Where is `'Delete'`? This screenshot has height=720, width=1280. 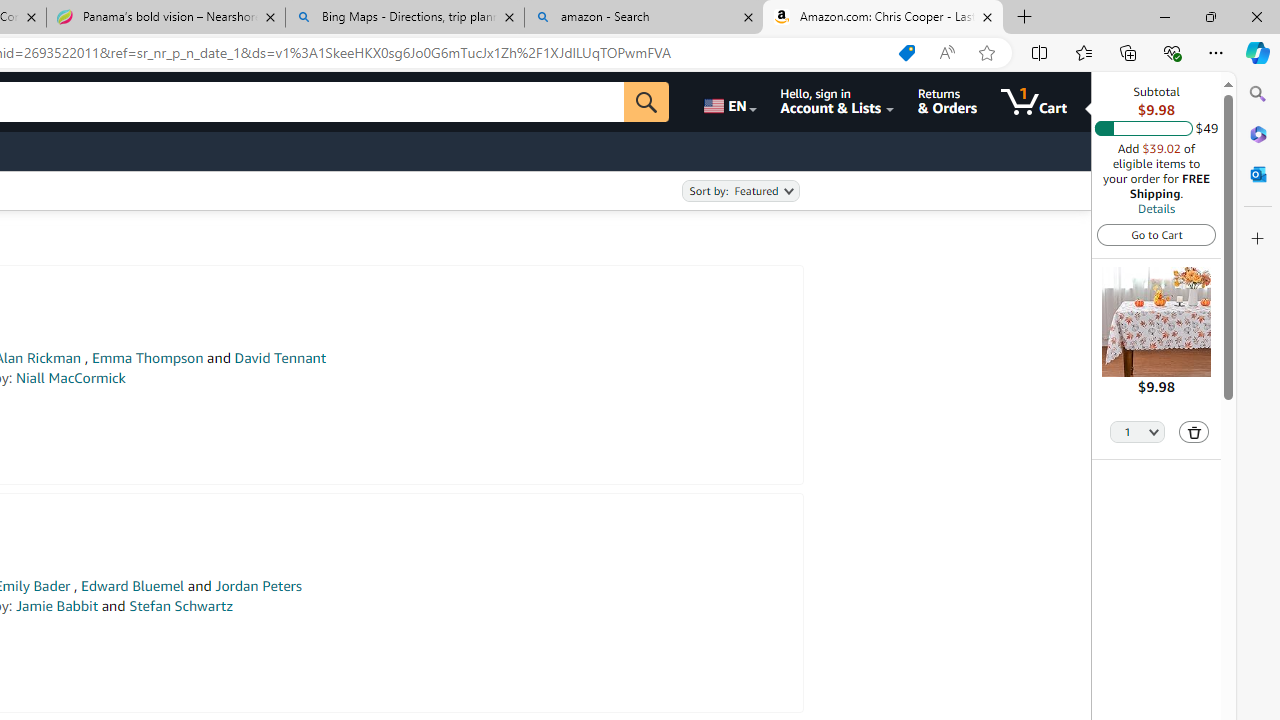 'Delete' is located at coordinates (1194, 431).